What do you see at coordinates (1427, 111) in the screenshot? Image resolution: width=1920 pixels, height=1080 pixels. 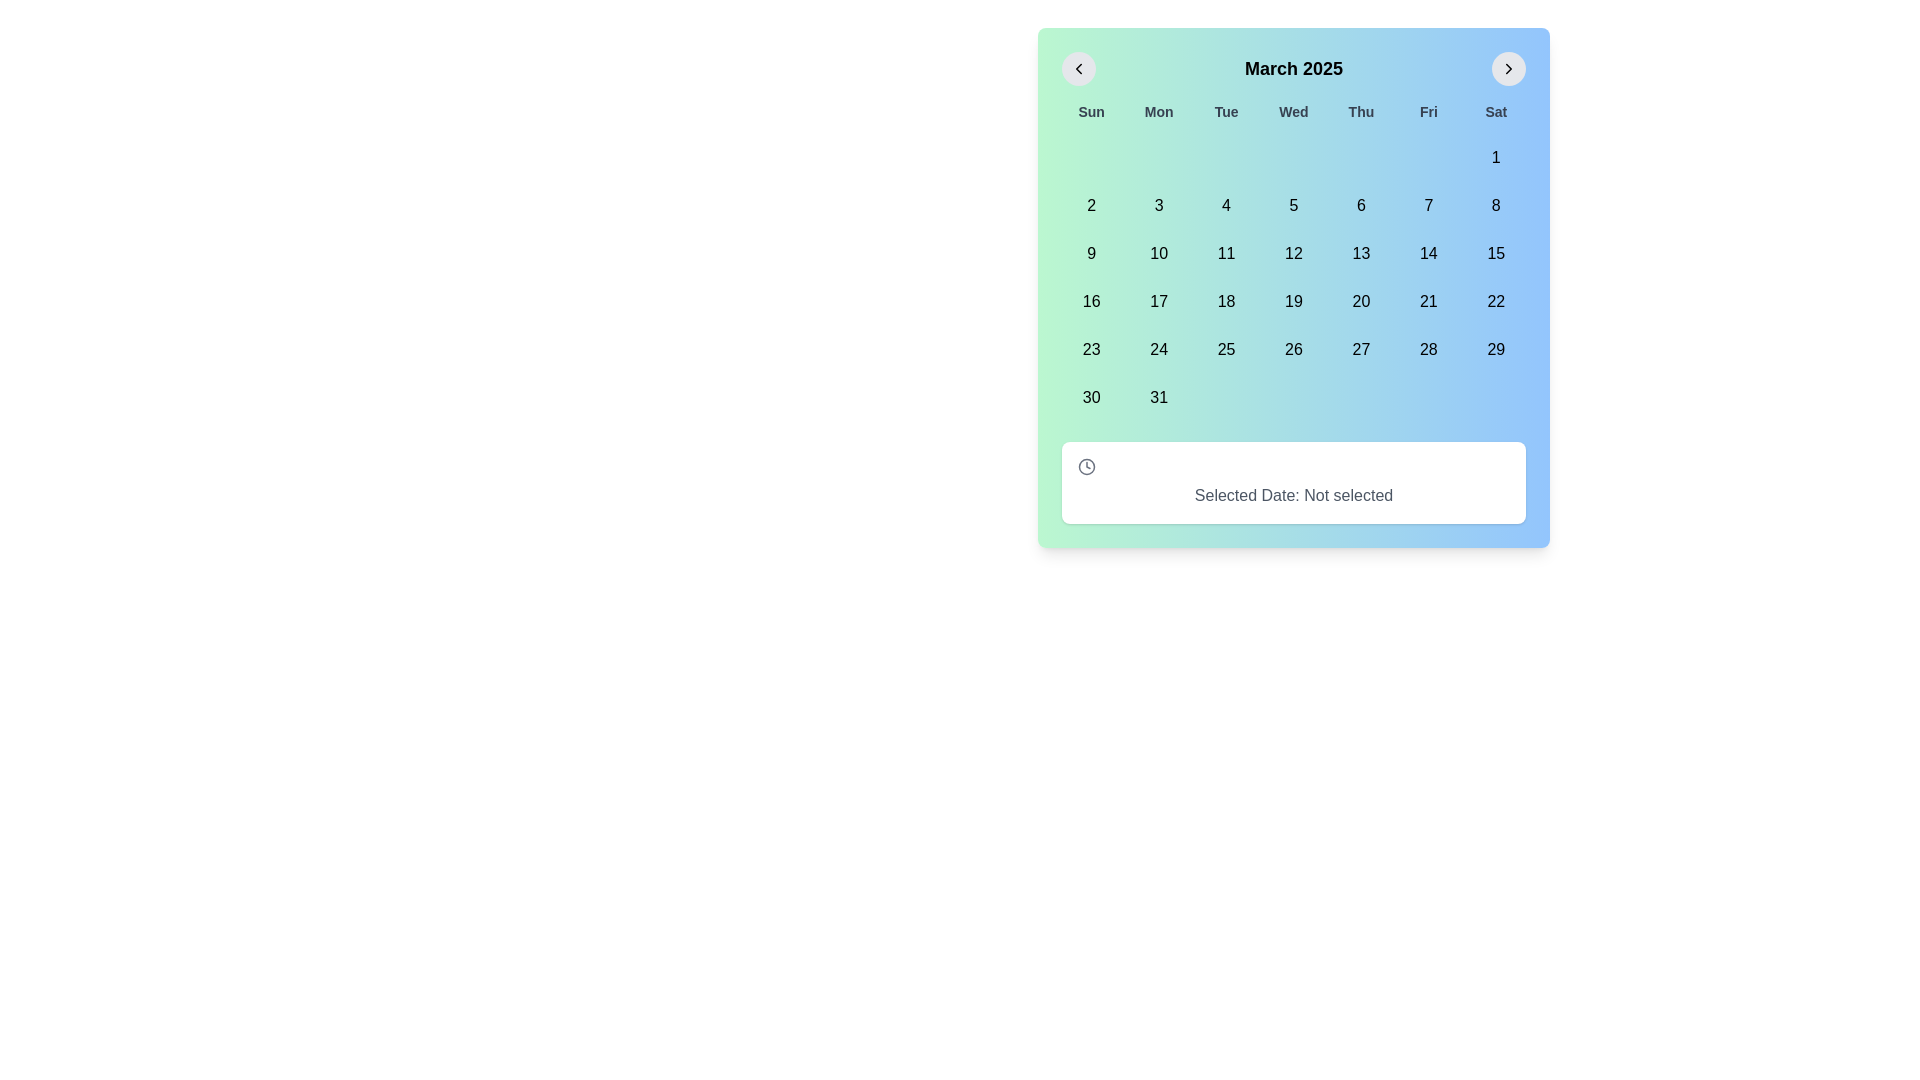 I see `the text label representing 'Friday' in the weekly calendar layout, positioned between 'Thu' and 'Sat'` at bounding box center [1427, 111].